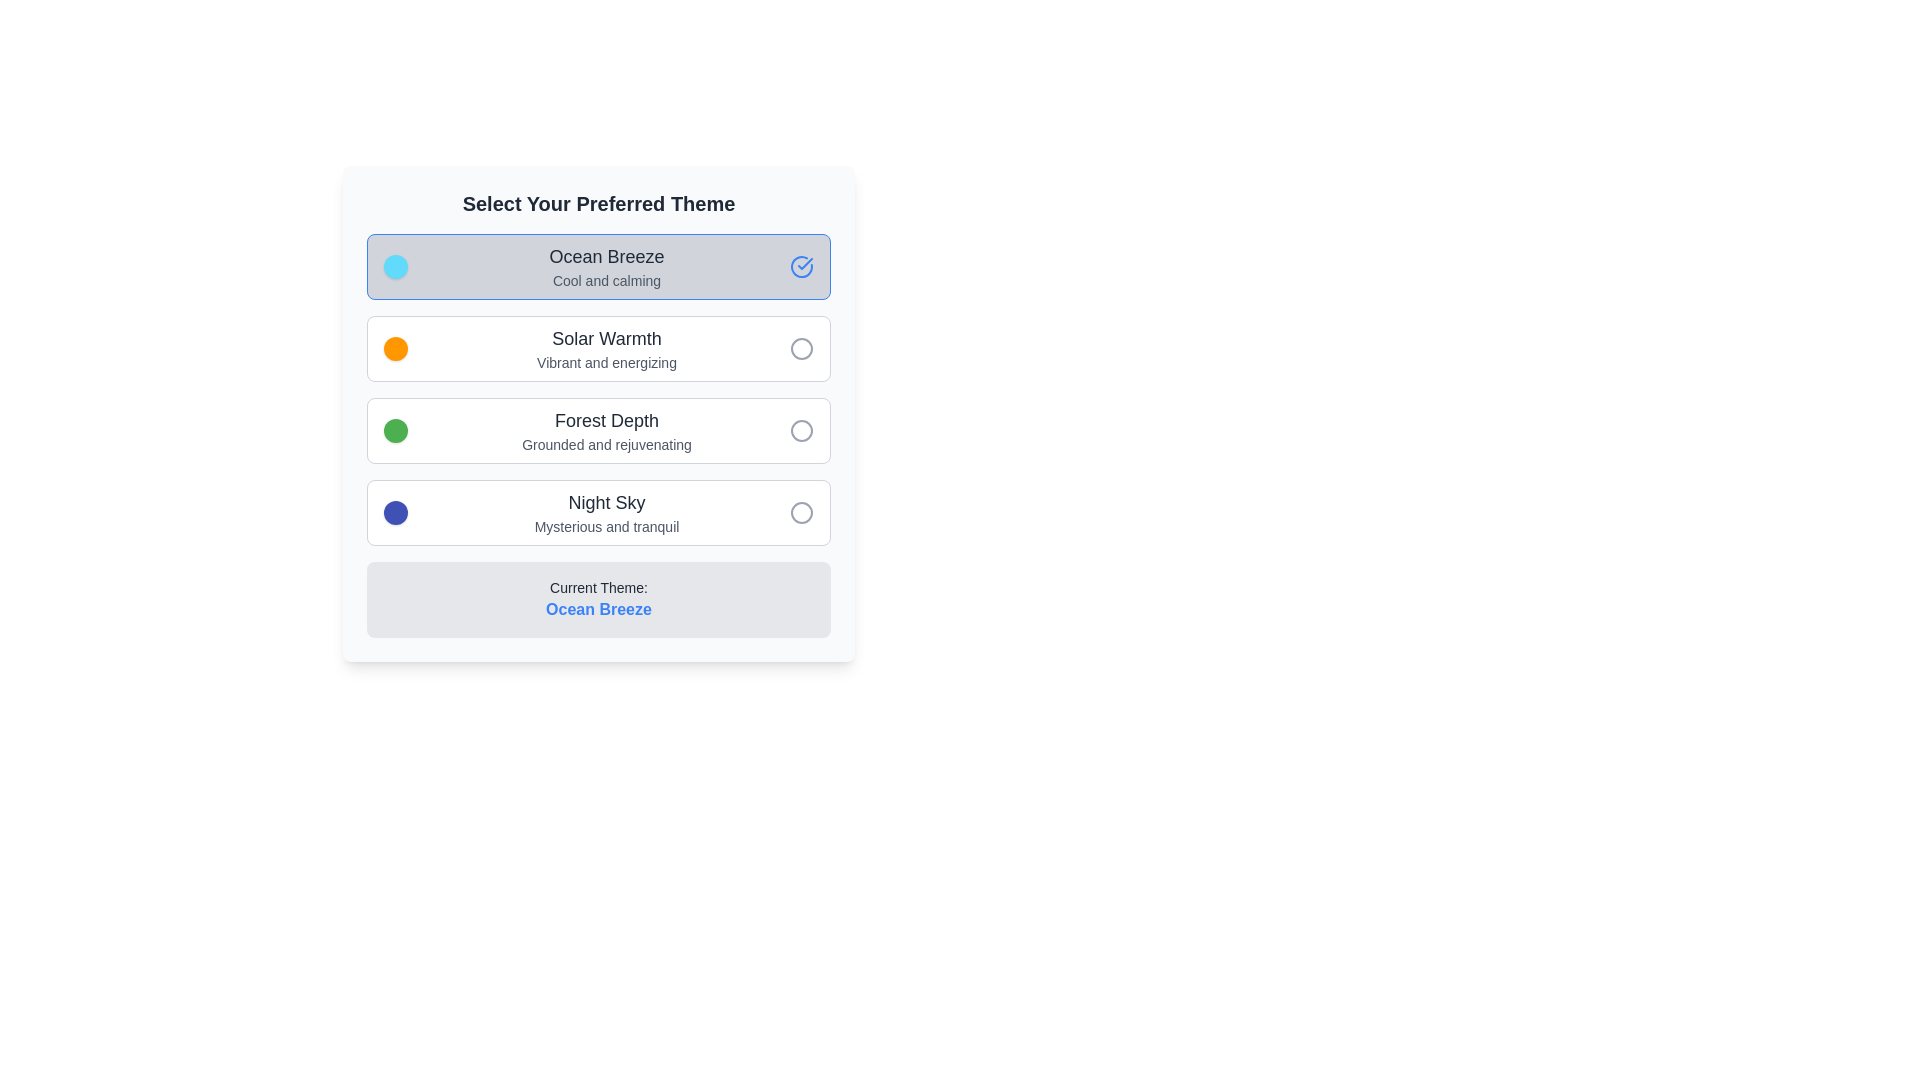  I want to click on the circular outline selection indicator for the theme 'Solar Warmth: Vibrant and energizing' located below 'Ocean Breeze', so click(801, 347).